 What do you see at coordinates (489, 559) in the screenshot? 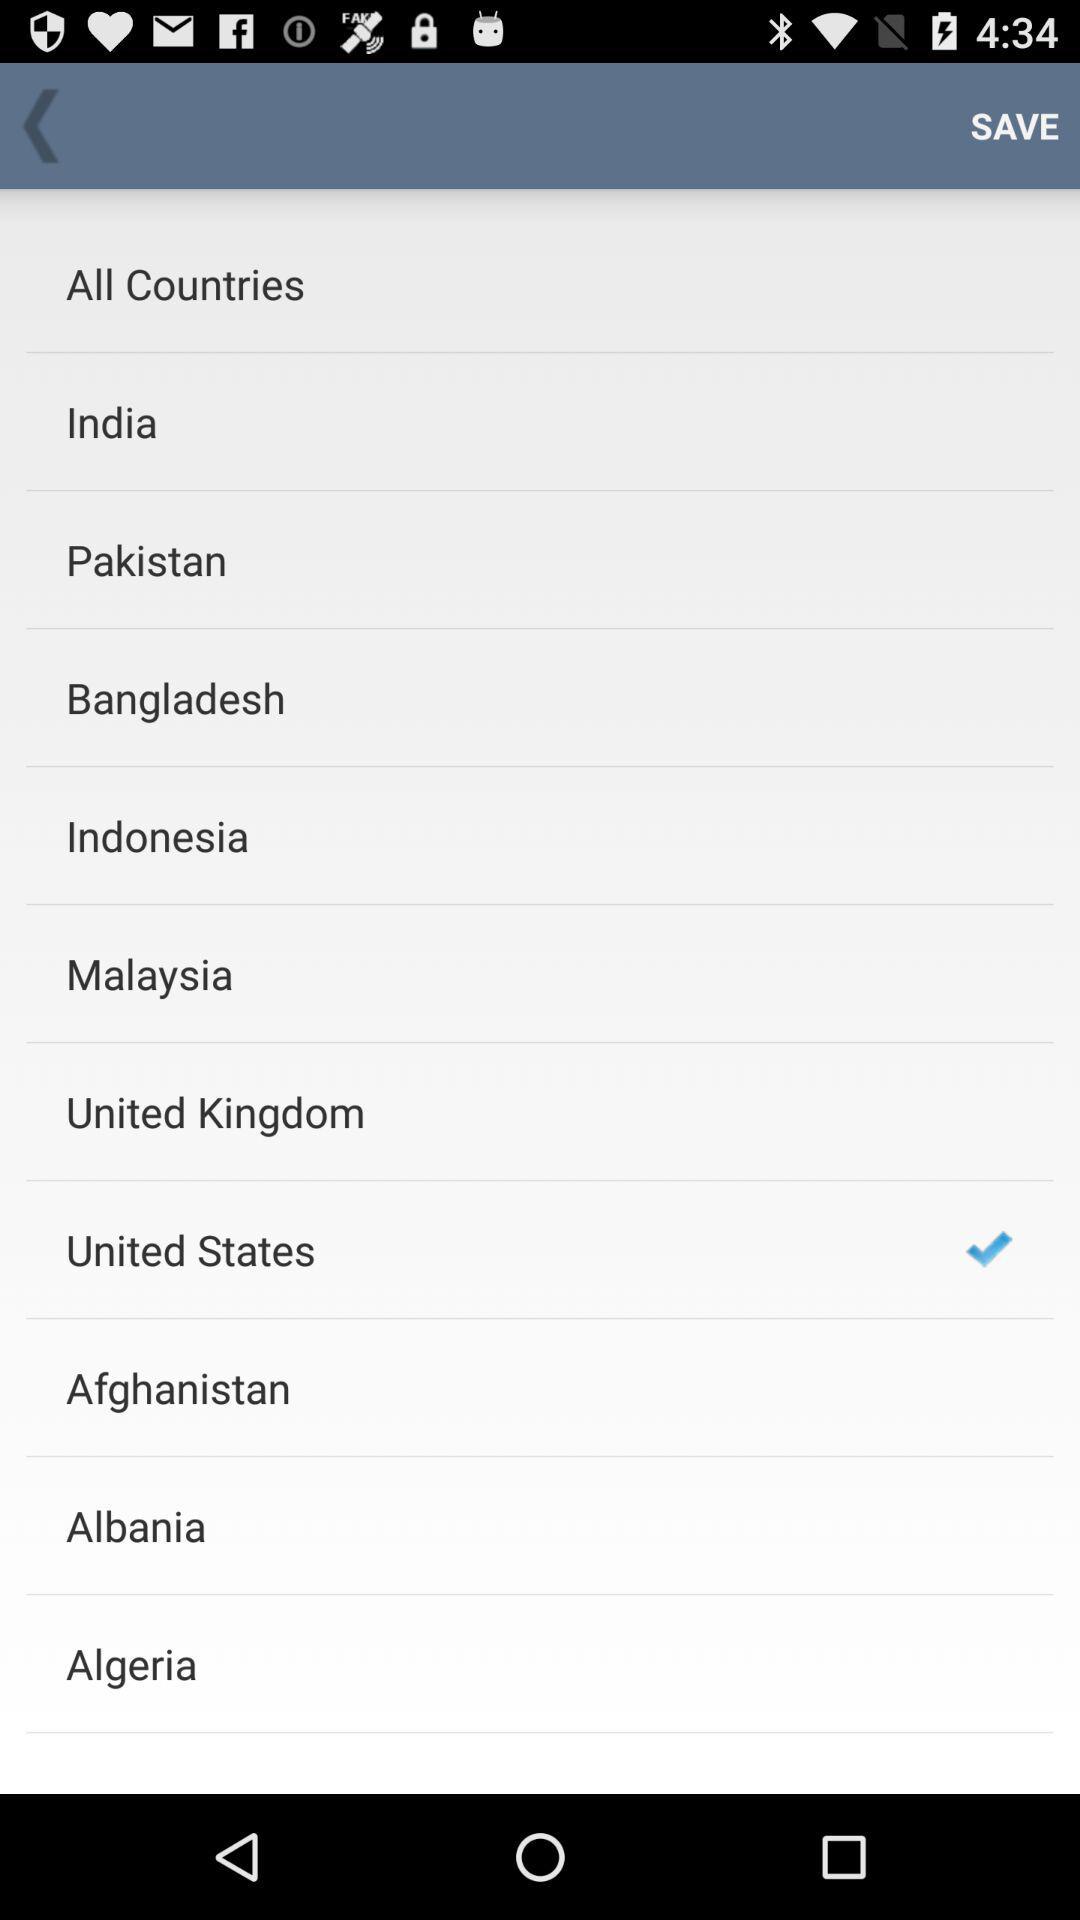
I see `item below the india app` at bounding box center [489, 559].